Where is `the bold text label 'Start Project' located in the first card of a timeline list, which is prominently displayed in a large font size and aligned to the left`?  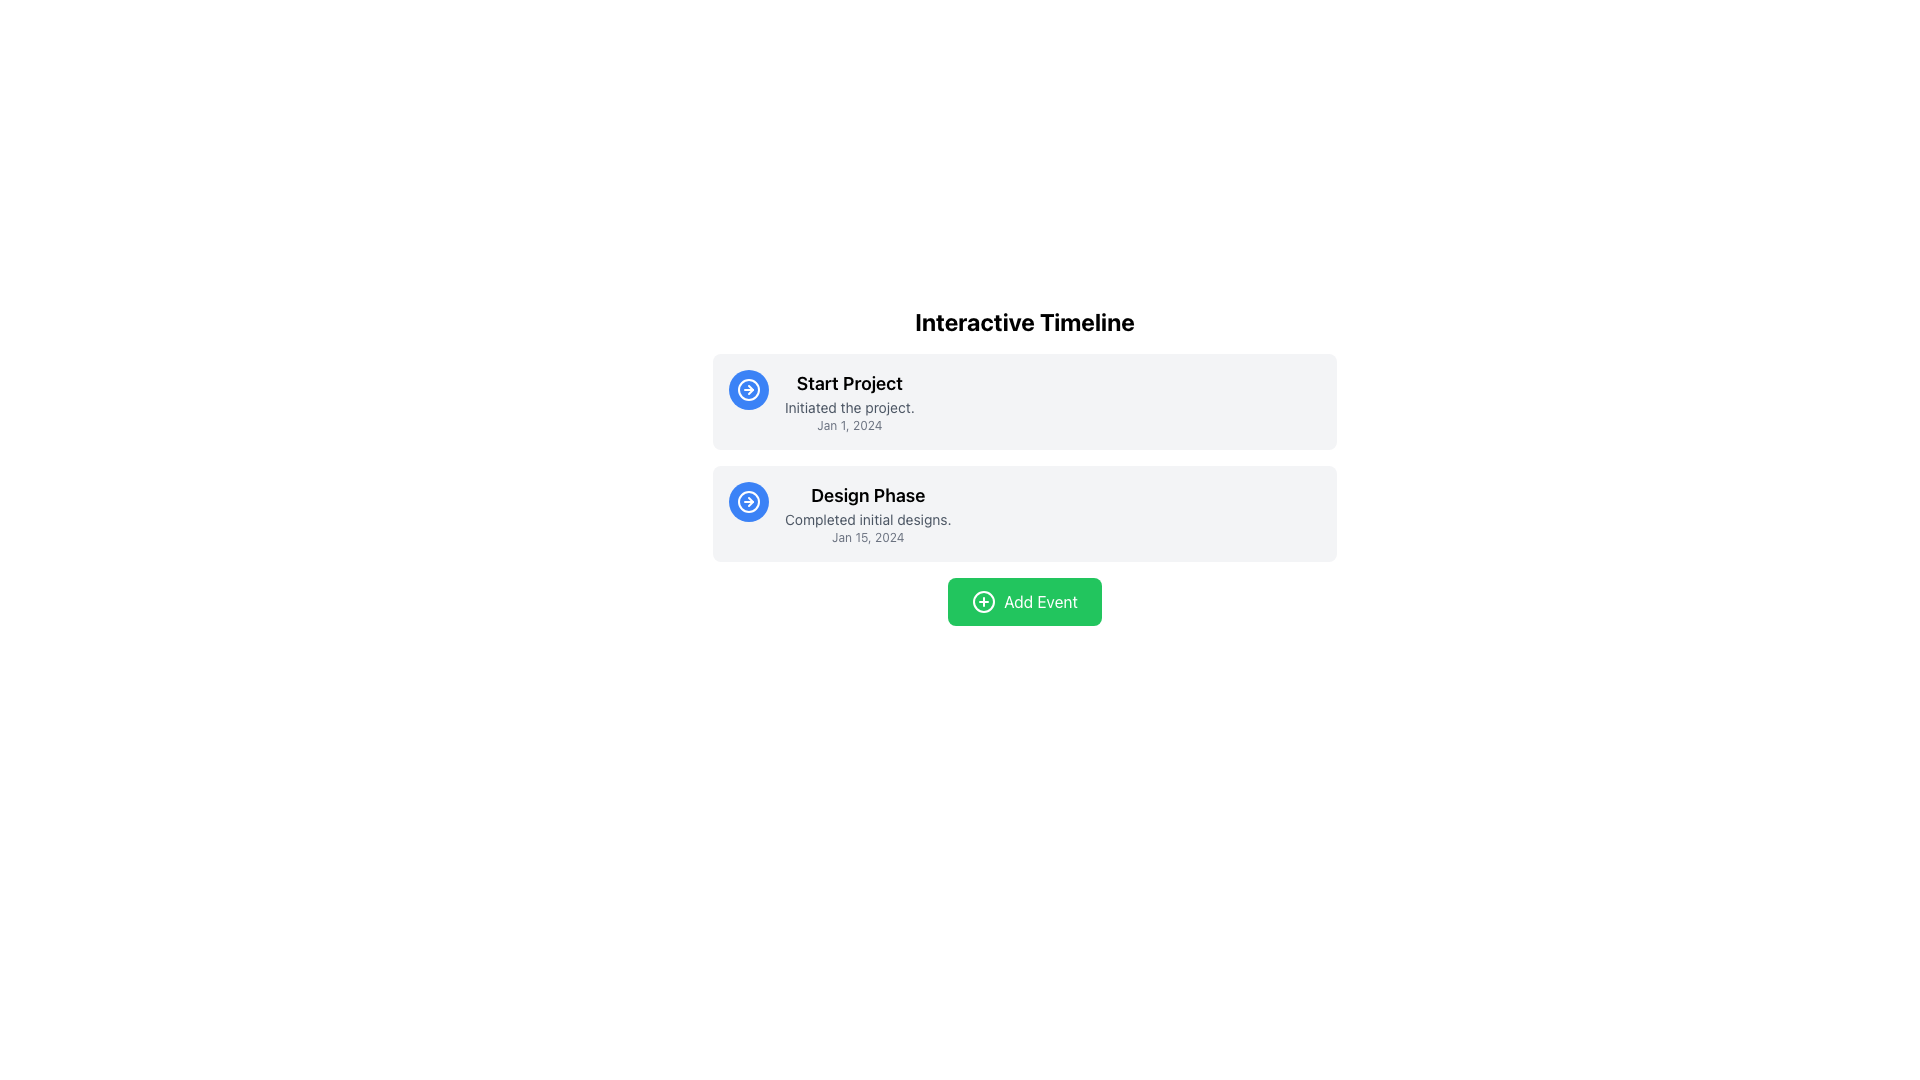 the bold text label 'Start Project' located in the first card of a timeline list, which is prominently displayed in a large font size and aligned to the left is located at coordinates (849, 384).